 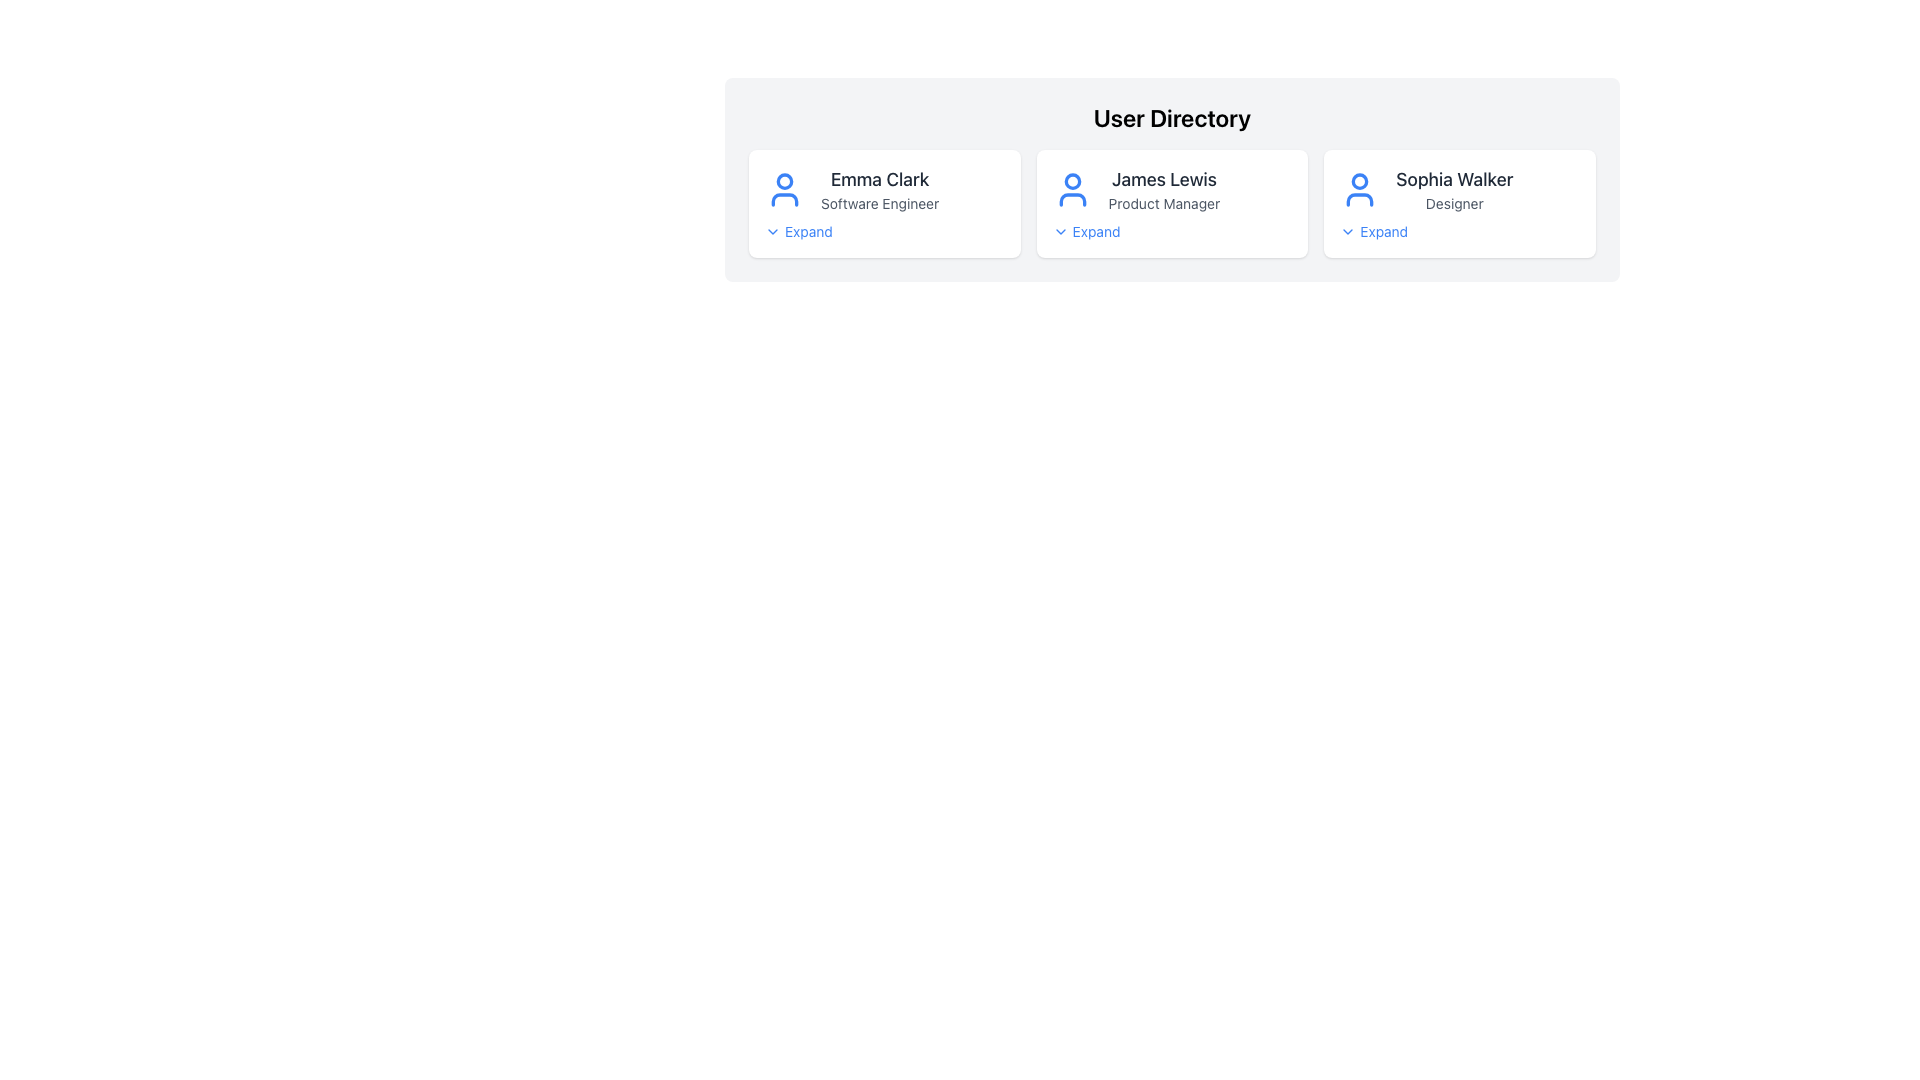 What do you see at coordinates (1360, 181) in the screenshot?
I see `the blue circular user icon representing 'Sophia Walker, Designer' in the user directory panel` at bounding box center [1360, 181].